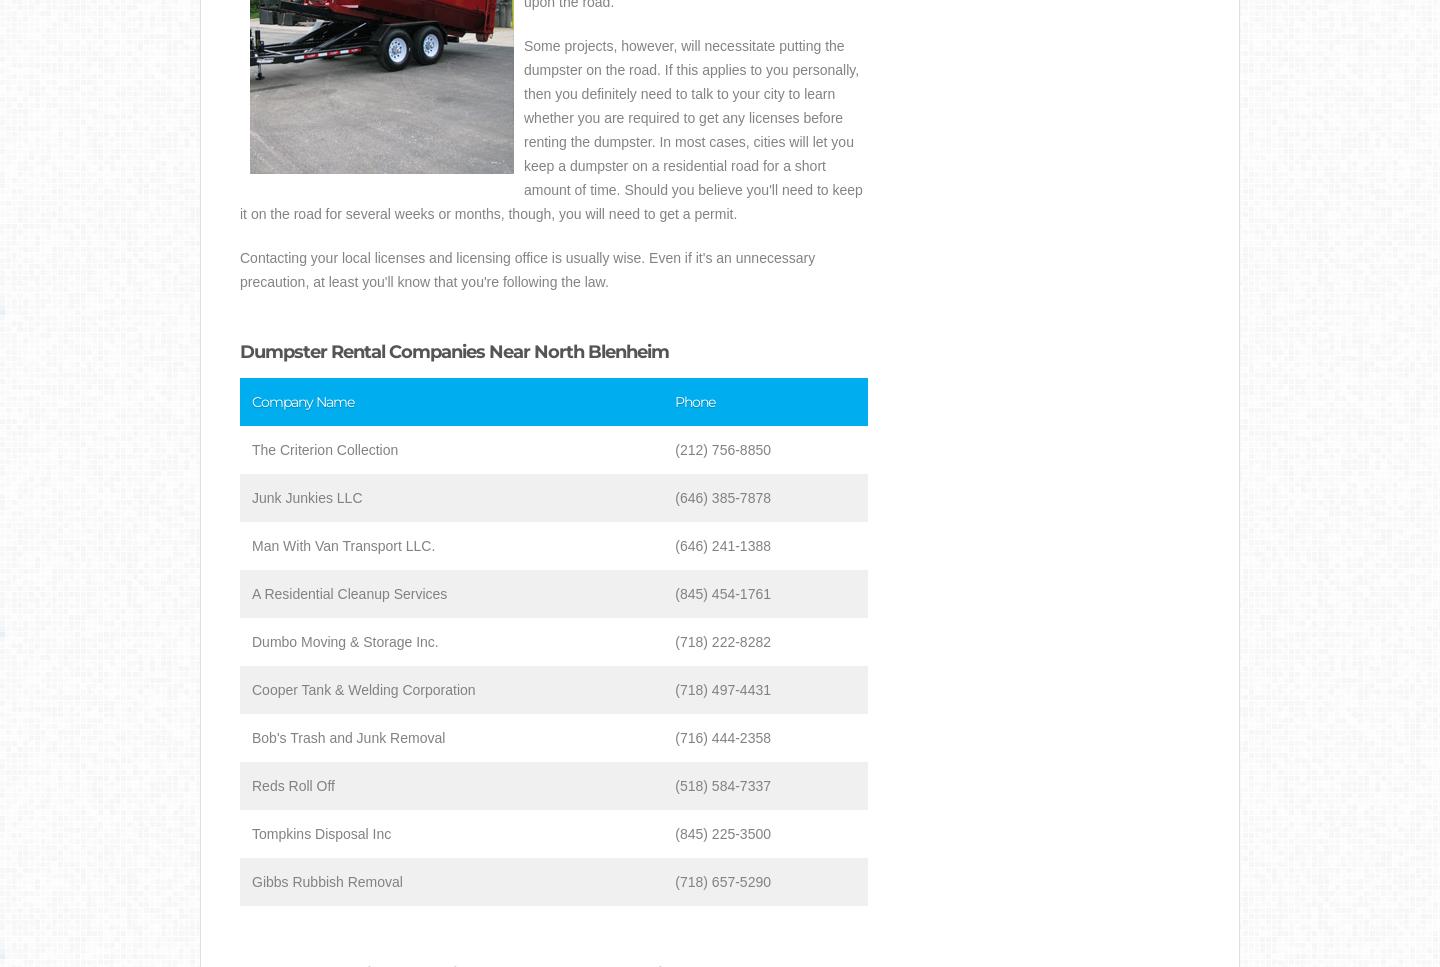  What do you see at coordinates (722, 881) in the screenshot?
I see `'(718) 657-5290'` at bounding box center [722, 881].